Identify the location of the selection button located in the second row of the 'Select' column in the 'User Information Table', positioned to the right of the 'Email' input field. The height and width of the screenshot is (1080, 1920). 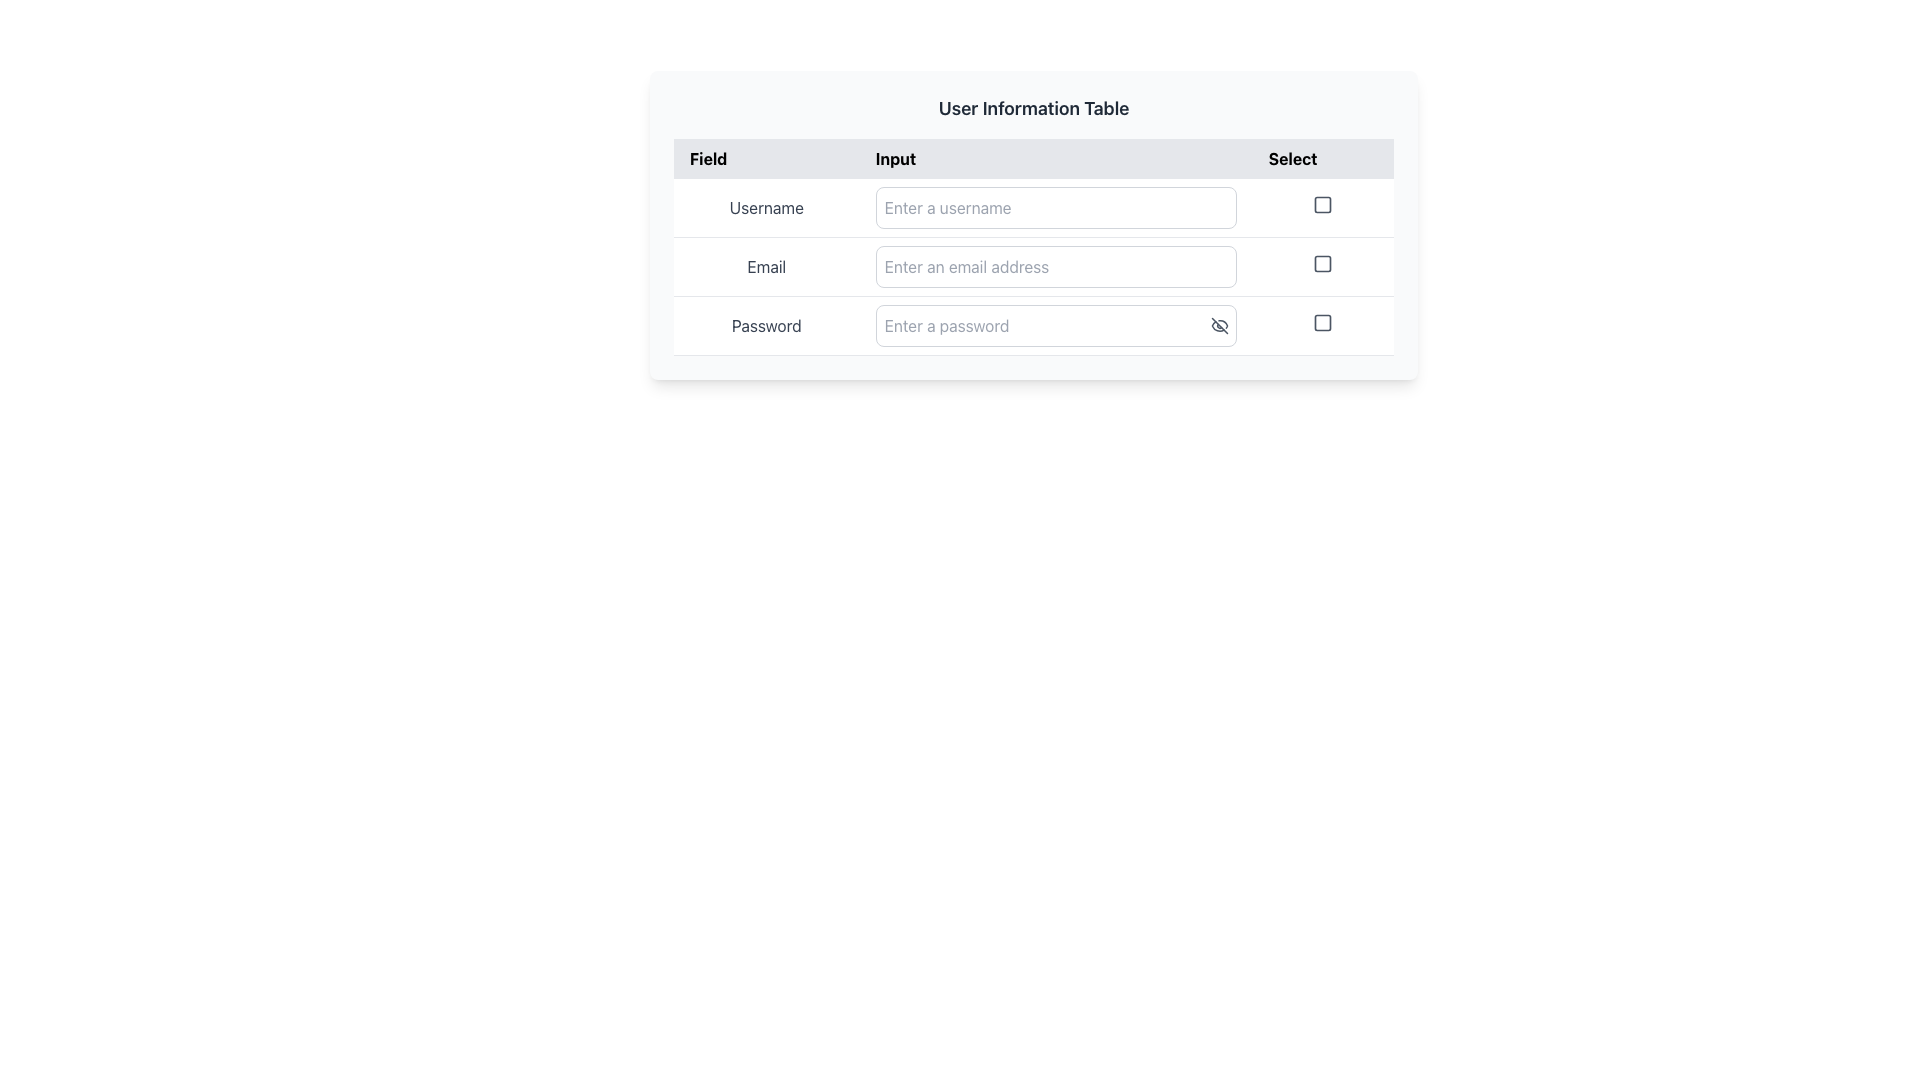
(1323, 262).